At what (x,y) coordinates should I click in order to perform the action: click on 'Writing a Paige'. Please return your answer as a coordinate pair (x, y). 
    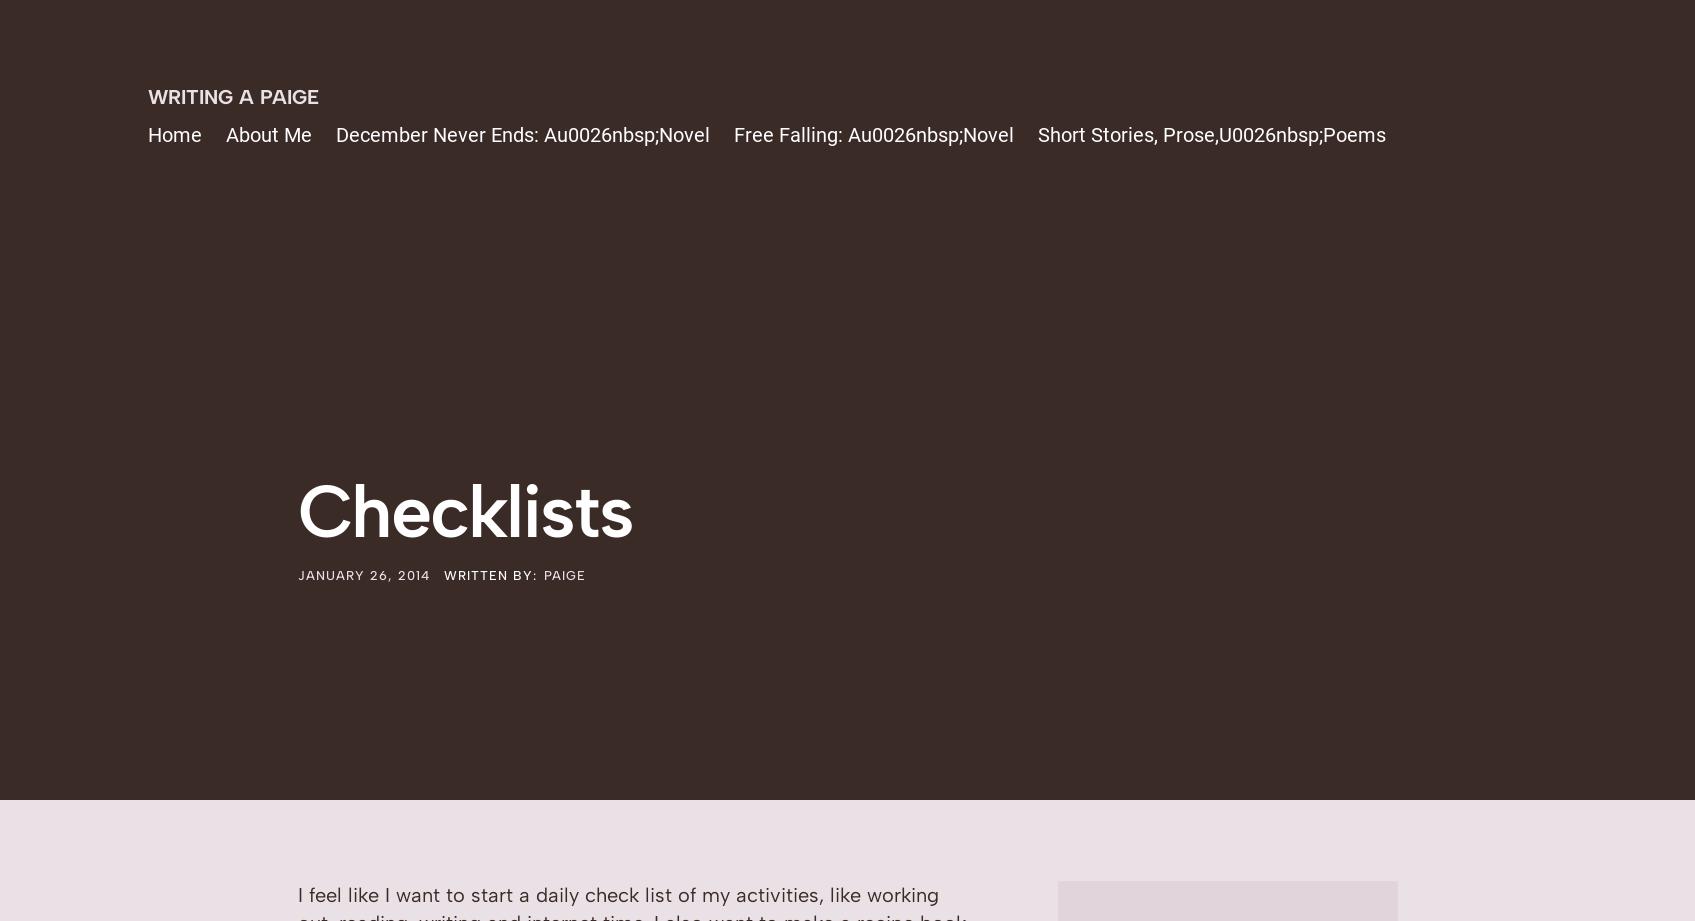
    Looking at the image, I should click on (146, 96).